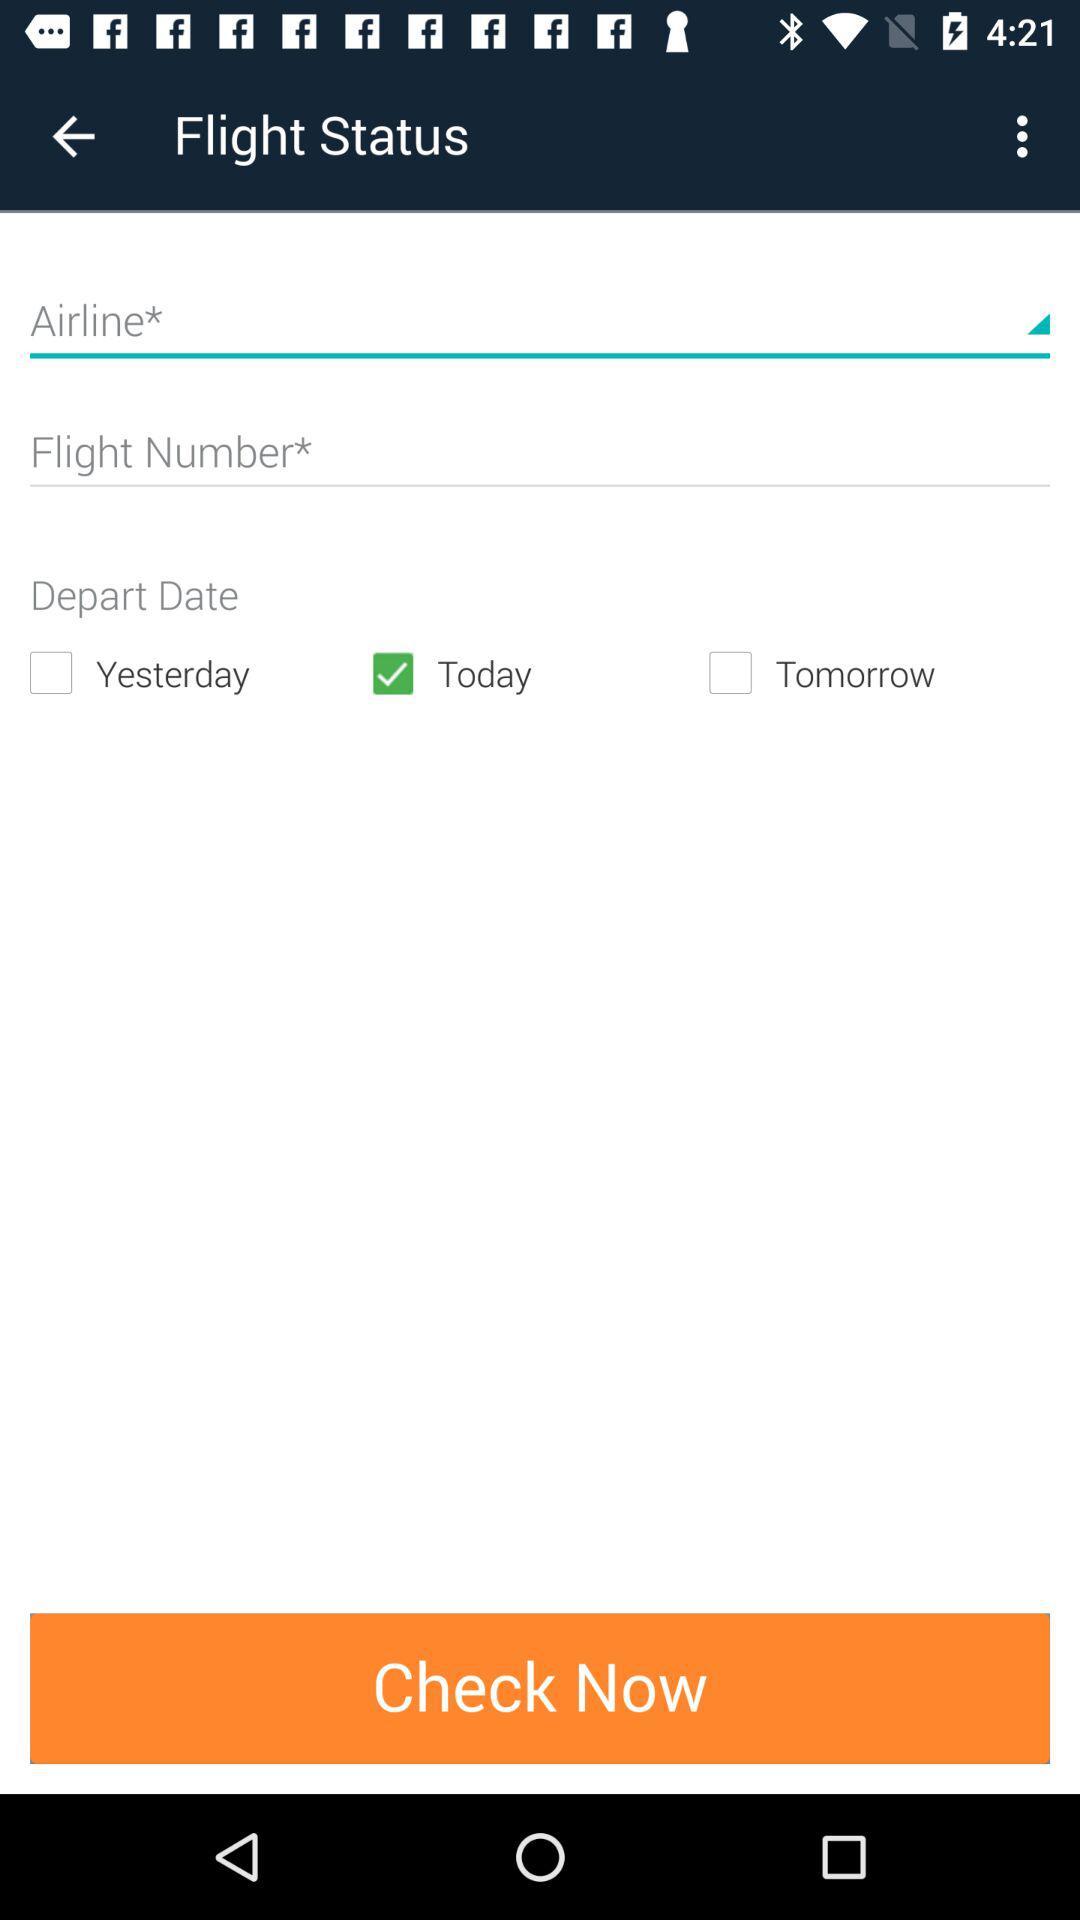  Describe the element at coordinates (540, 329) in the screenshot. I see `choose your airline` at that location.